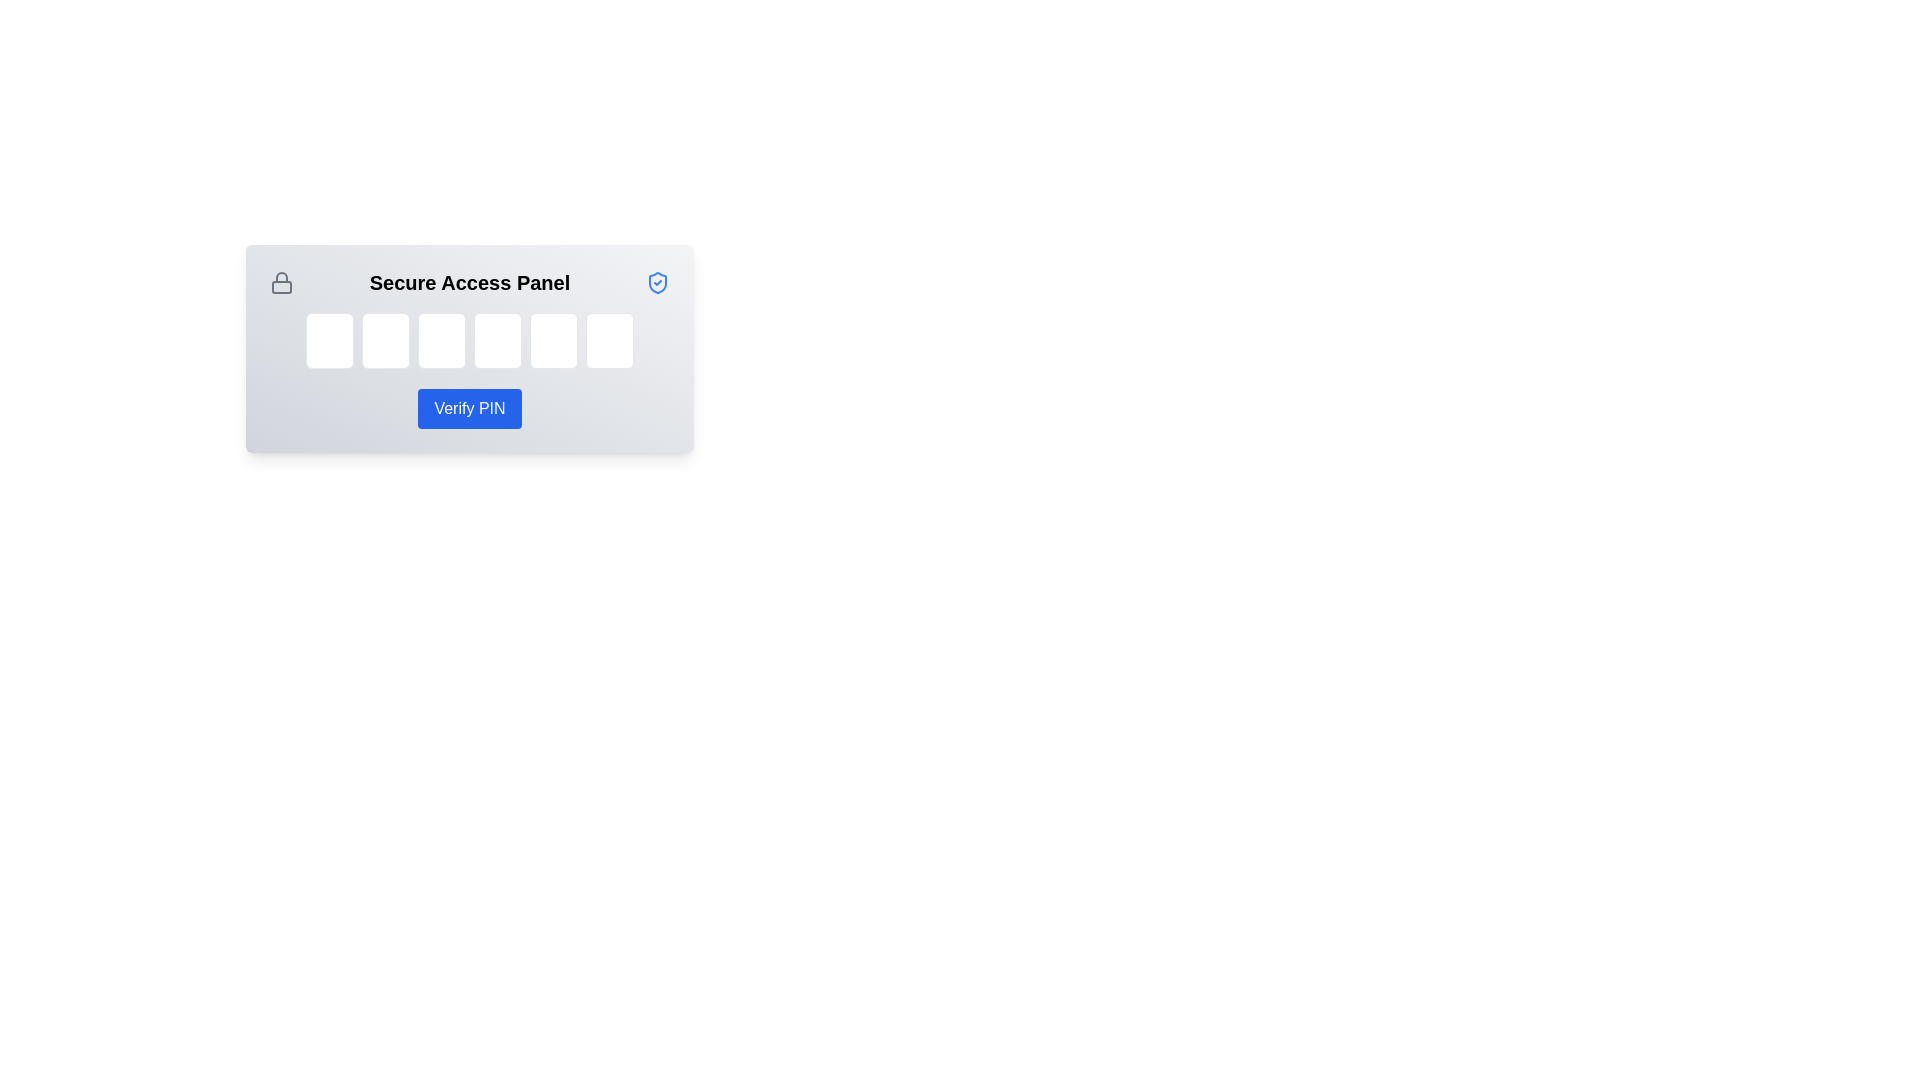  Describe the element at coordinates (498, 339) in the screenshot. I see `the fourth password input field in the 'Secure Access Panel' to focus the input` at that location.